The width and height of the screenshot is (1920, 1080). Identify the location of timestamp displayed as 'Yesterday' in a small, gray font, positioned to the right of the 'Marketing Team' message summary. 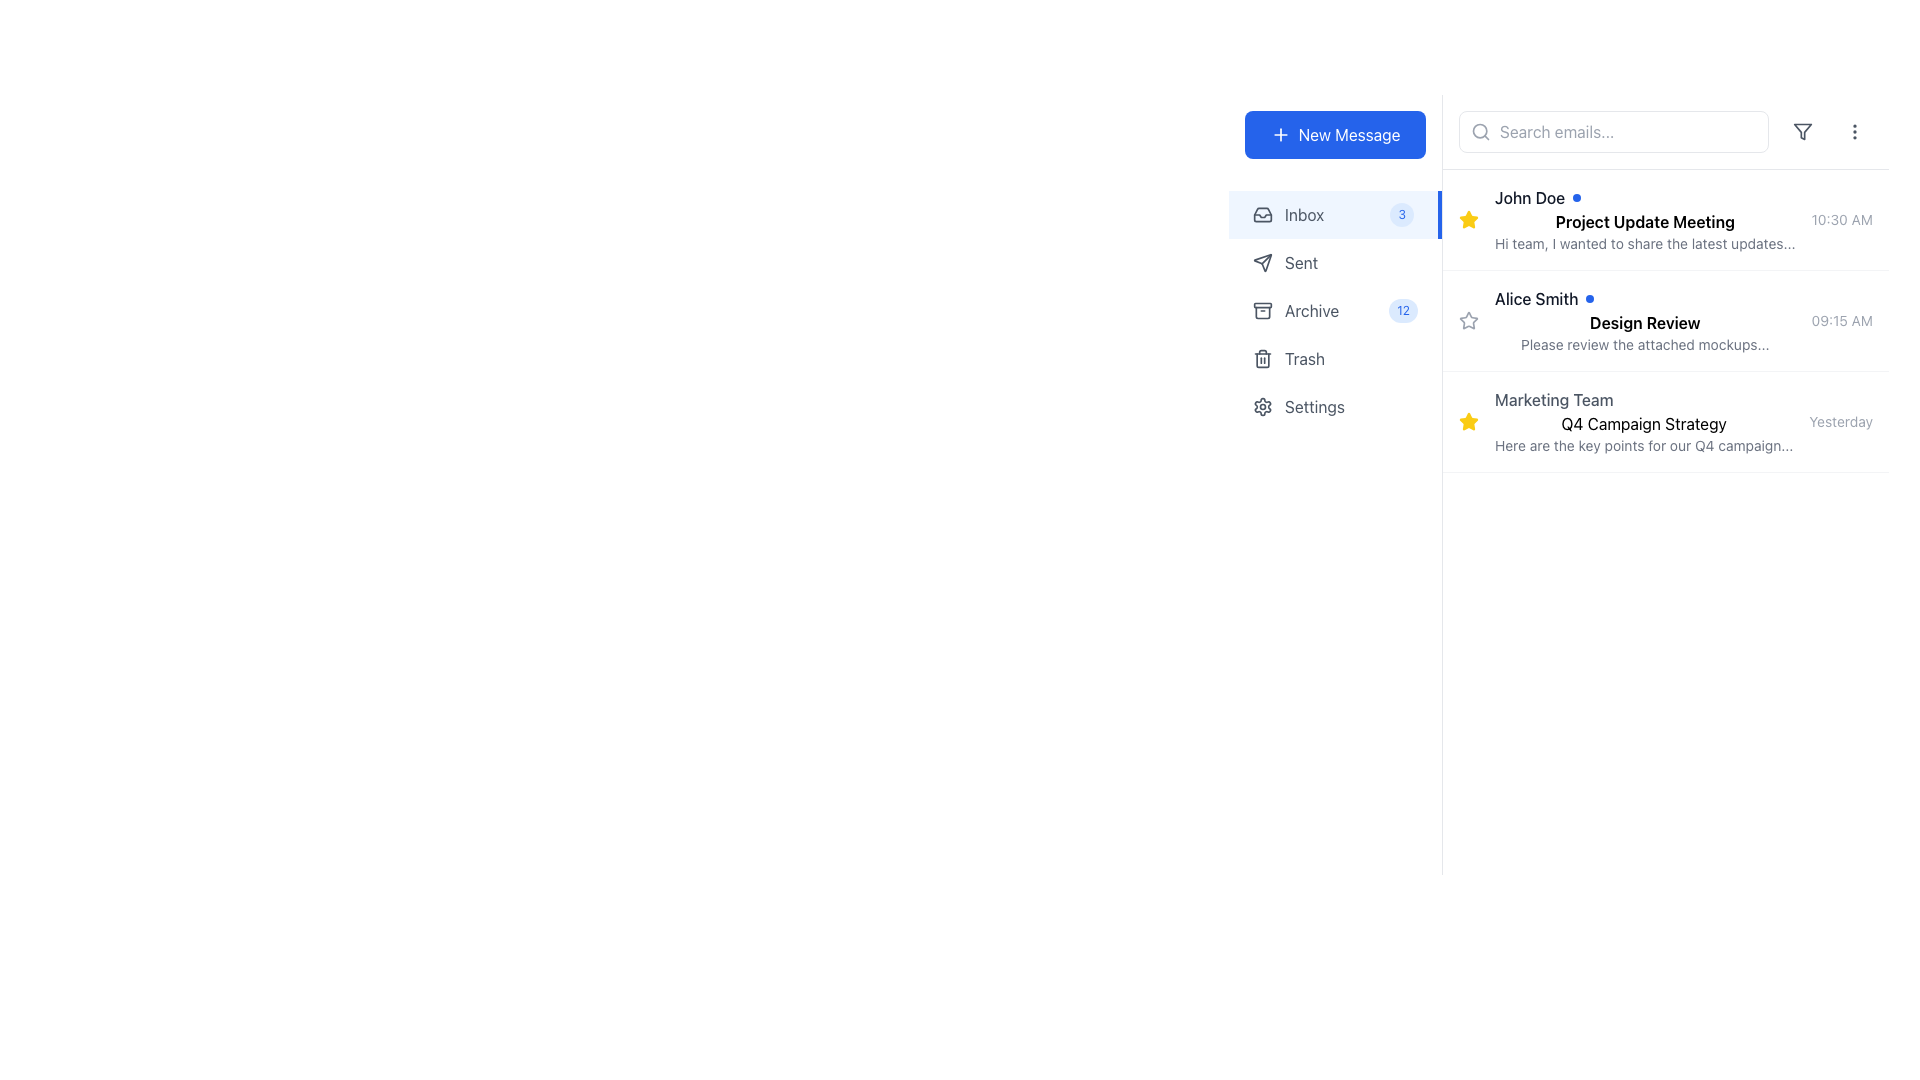
(1840, 420).